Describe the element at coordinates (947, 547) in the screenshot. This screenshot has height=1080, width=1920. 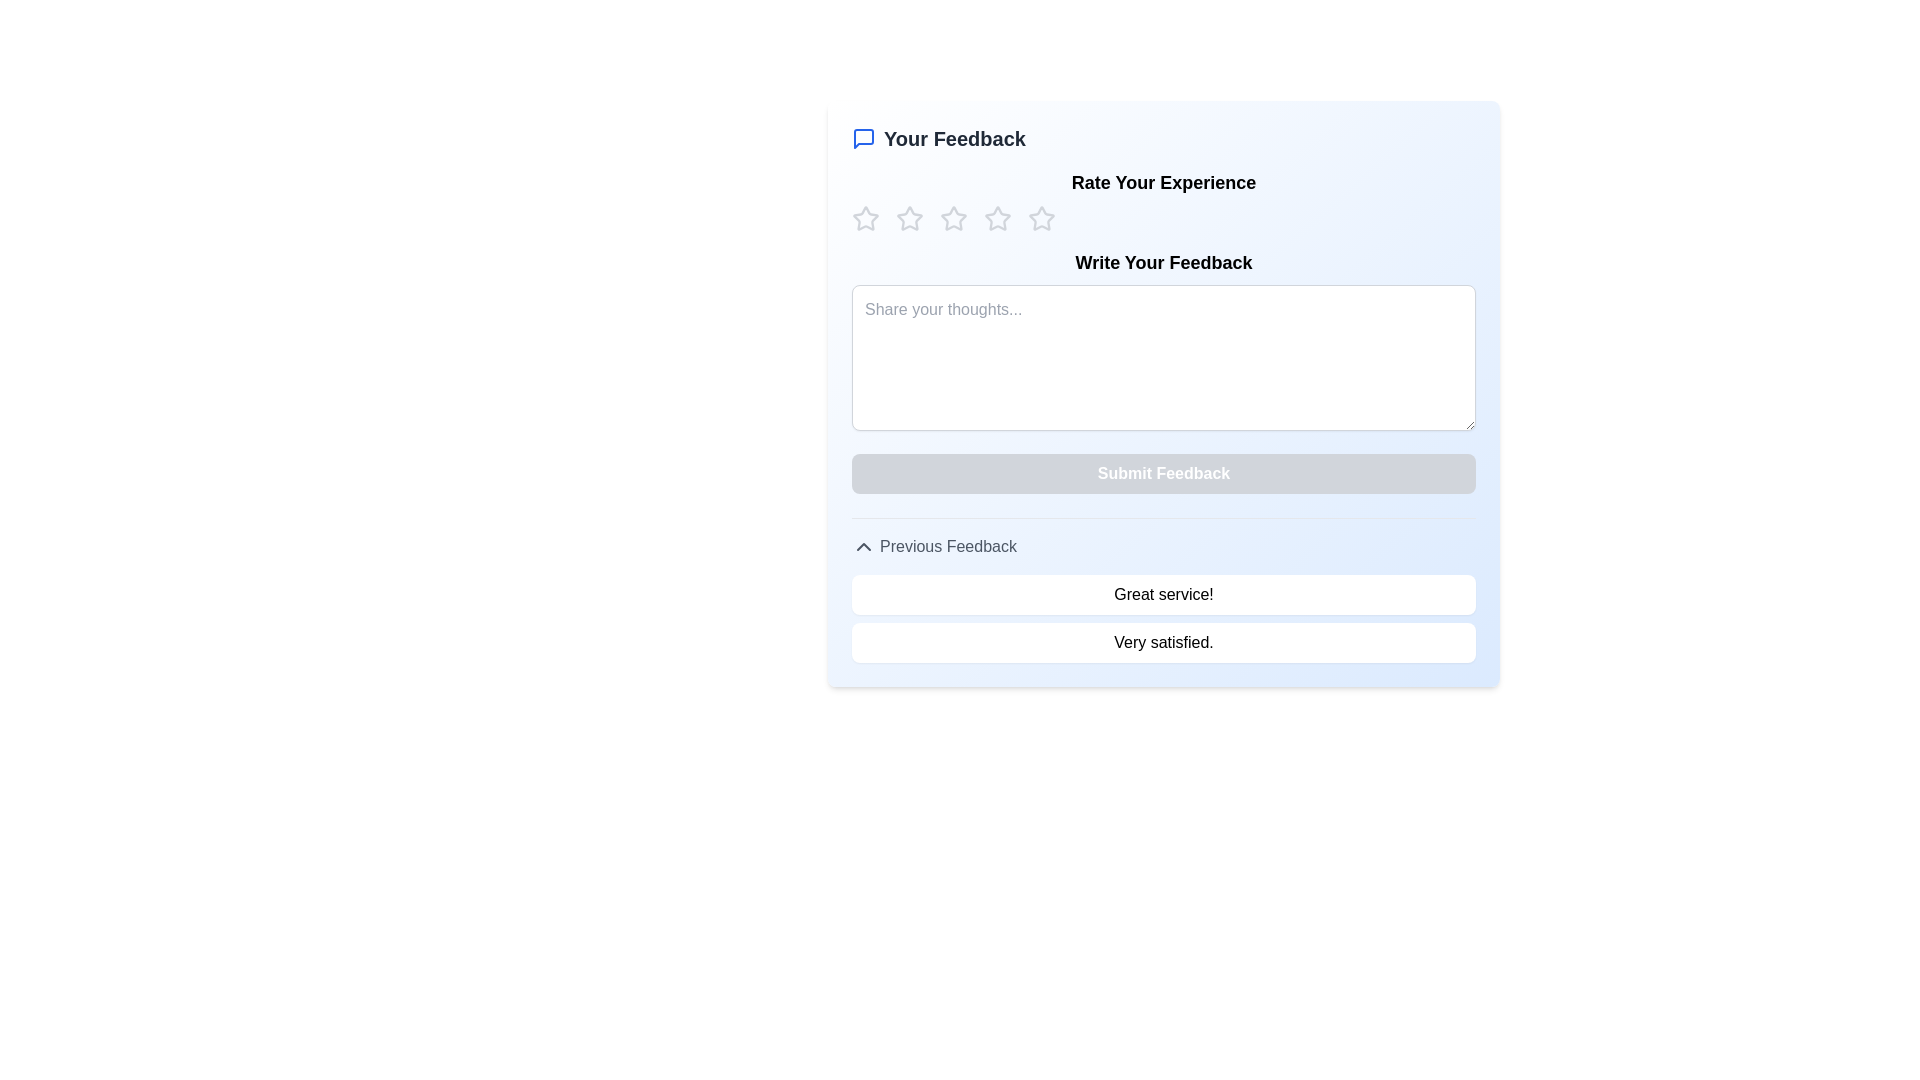
I see `the text-based interactive element located to the right of the downward-facing chevron icon` at that location.